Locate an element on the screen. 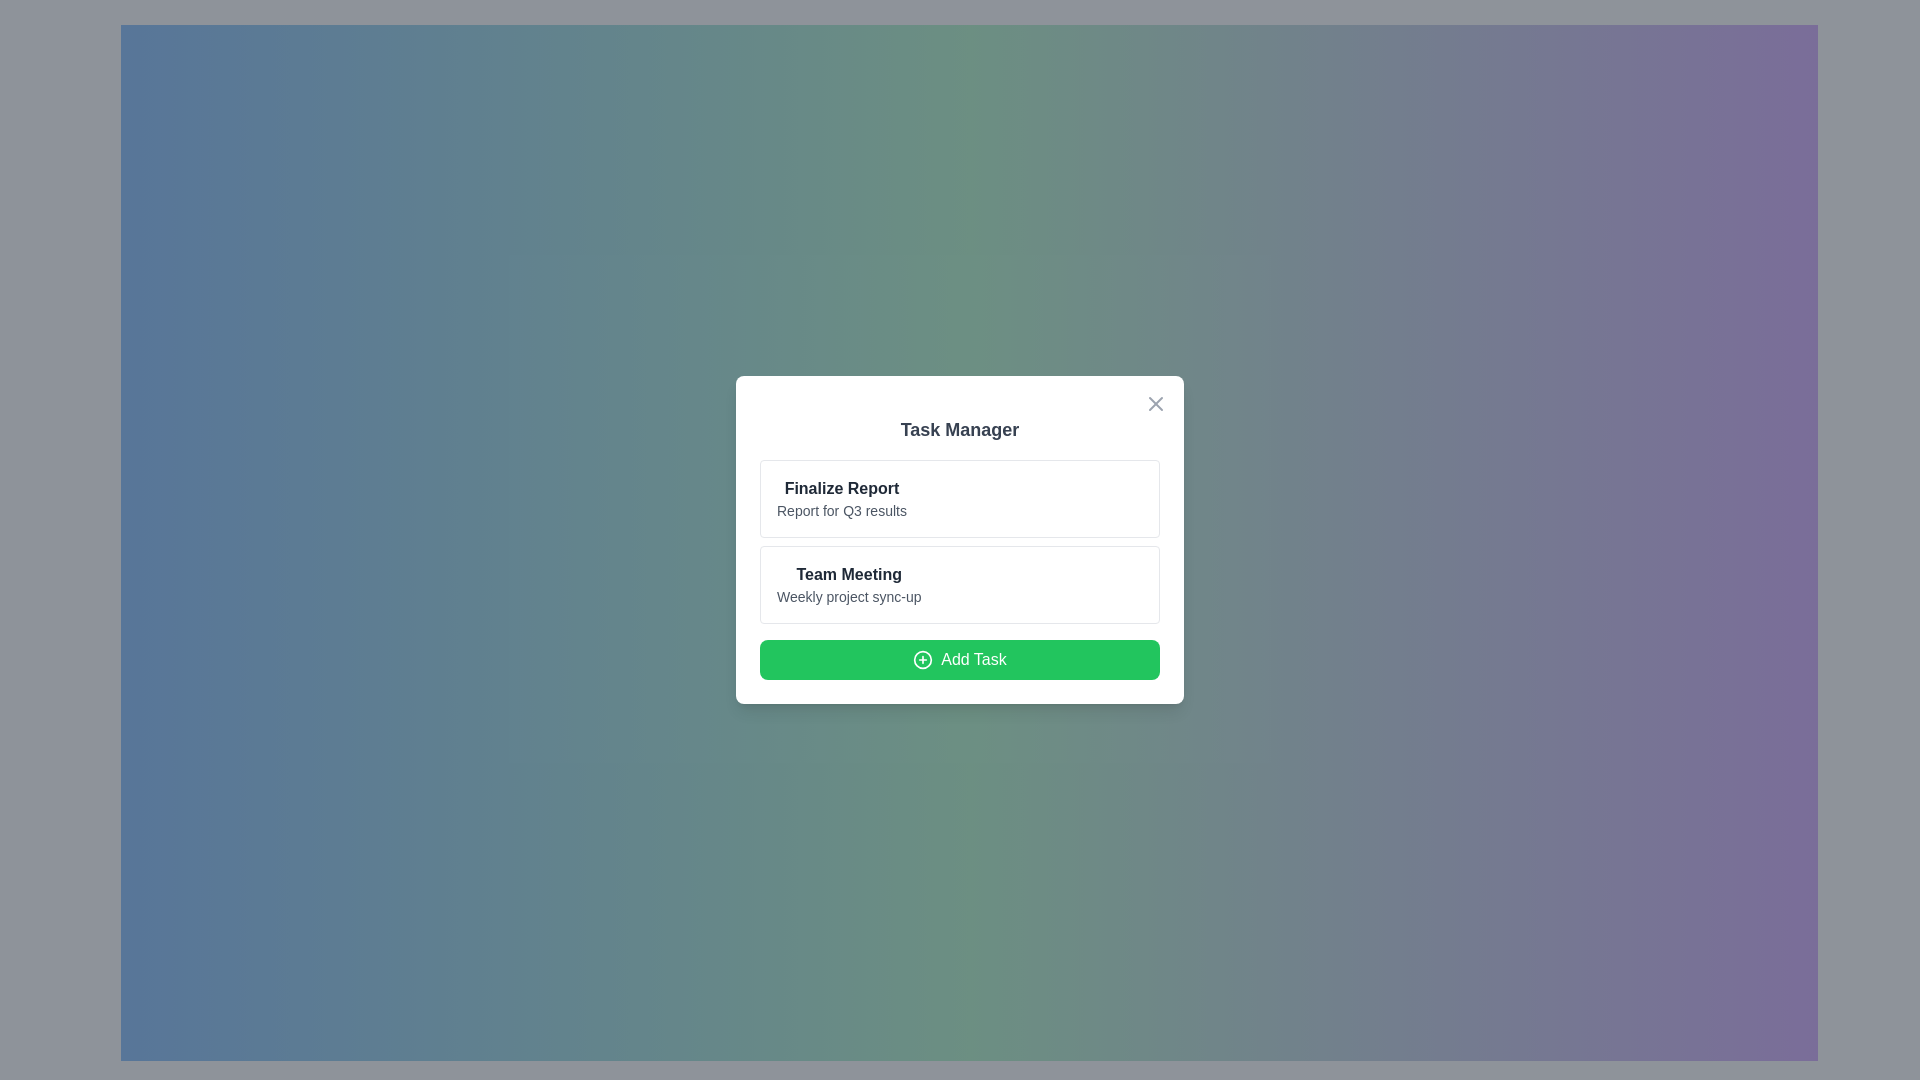 The height and width of the screenshot is (1080, 1920). the text label displaying 'Weekly project sync-up' located in the 'Team Meeting' section, which is directly beneath the 'Team Meeting' heading is located at coordinates (849, 596).